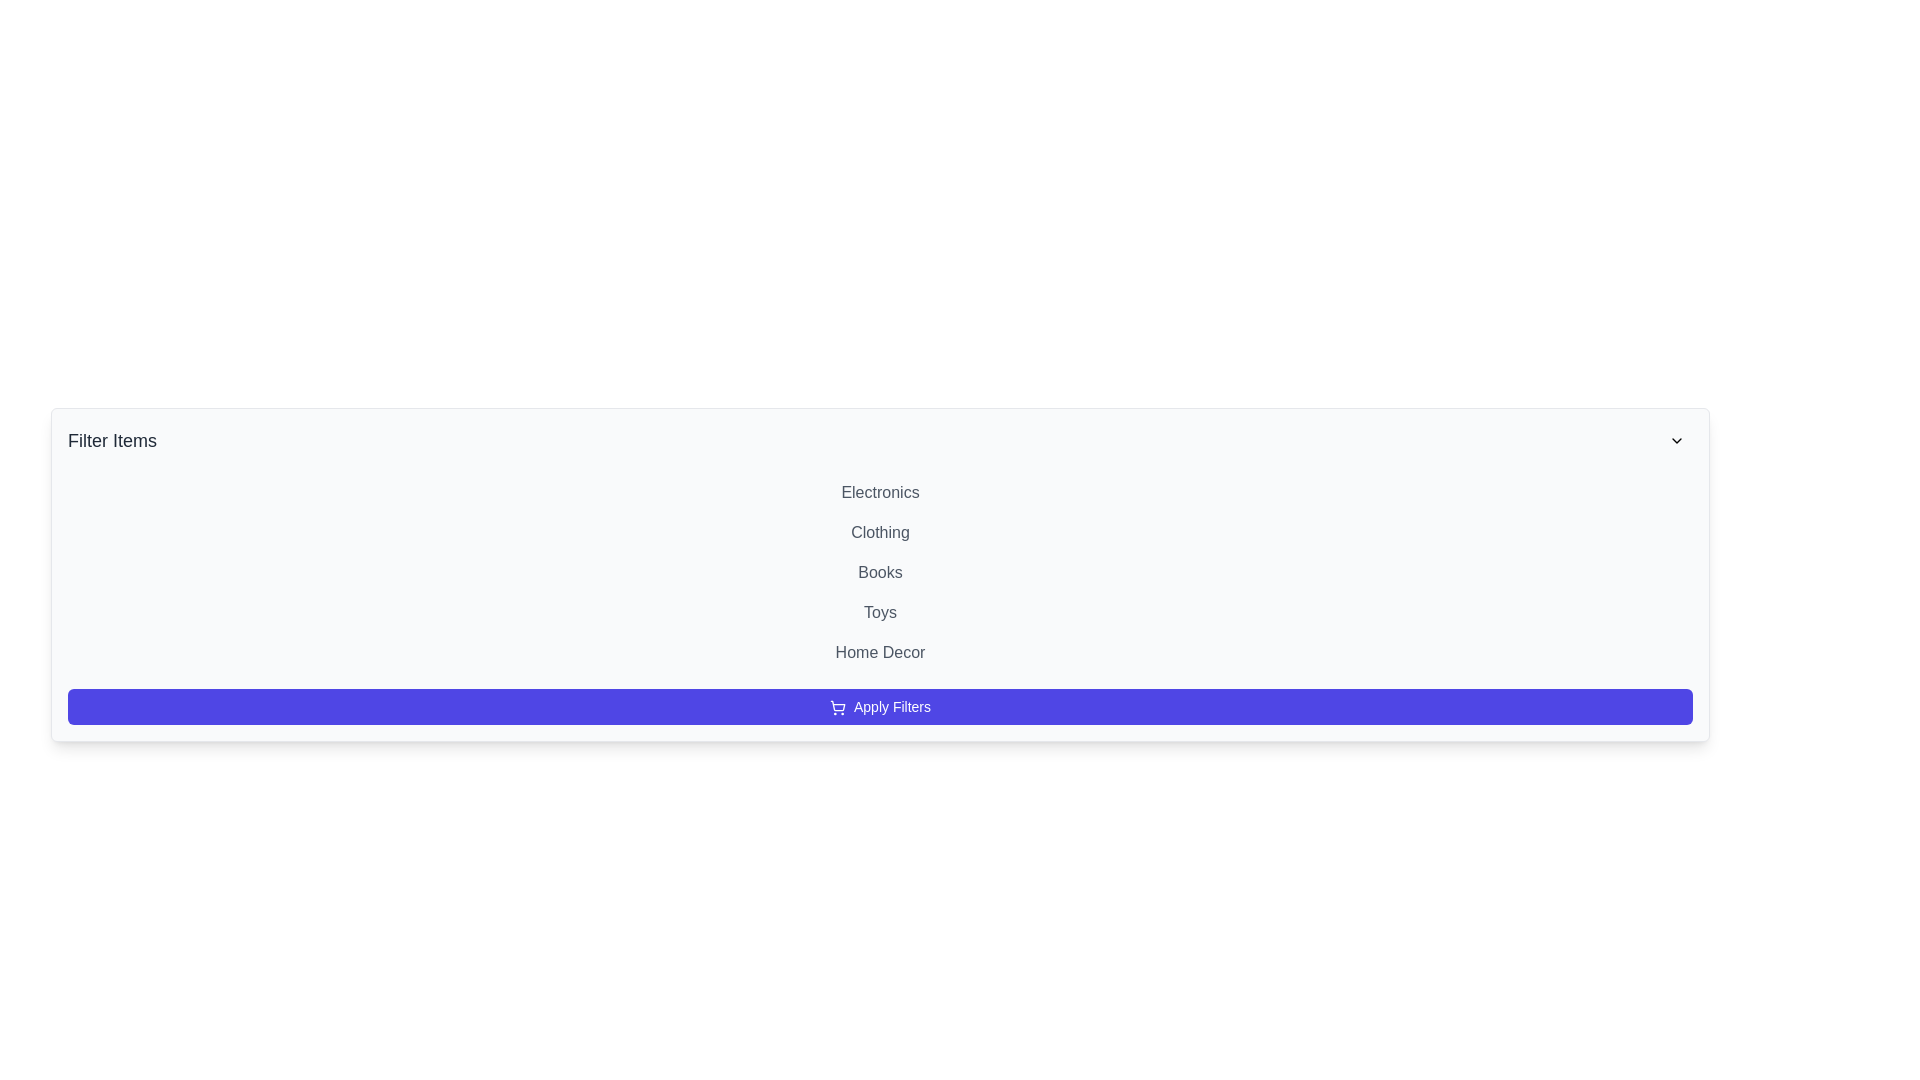 The height and width of the screenshot is (1080, 1920). I want to click on the button at the bottom of the filter panel to change its background color for visual feedback, so click(880, 705).